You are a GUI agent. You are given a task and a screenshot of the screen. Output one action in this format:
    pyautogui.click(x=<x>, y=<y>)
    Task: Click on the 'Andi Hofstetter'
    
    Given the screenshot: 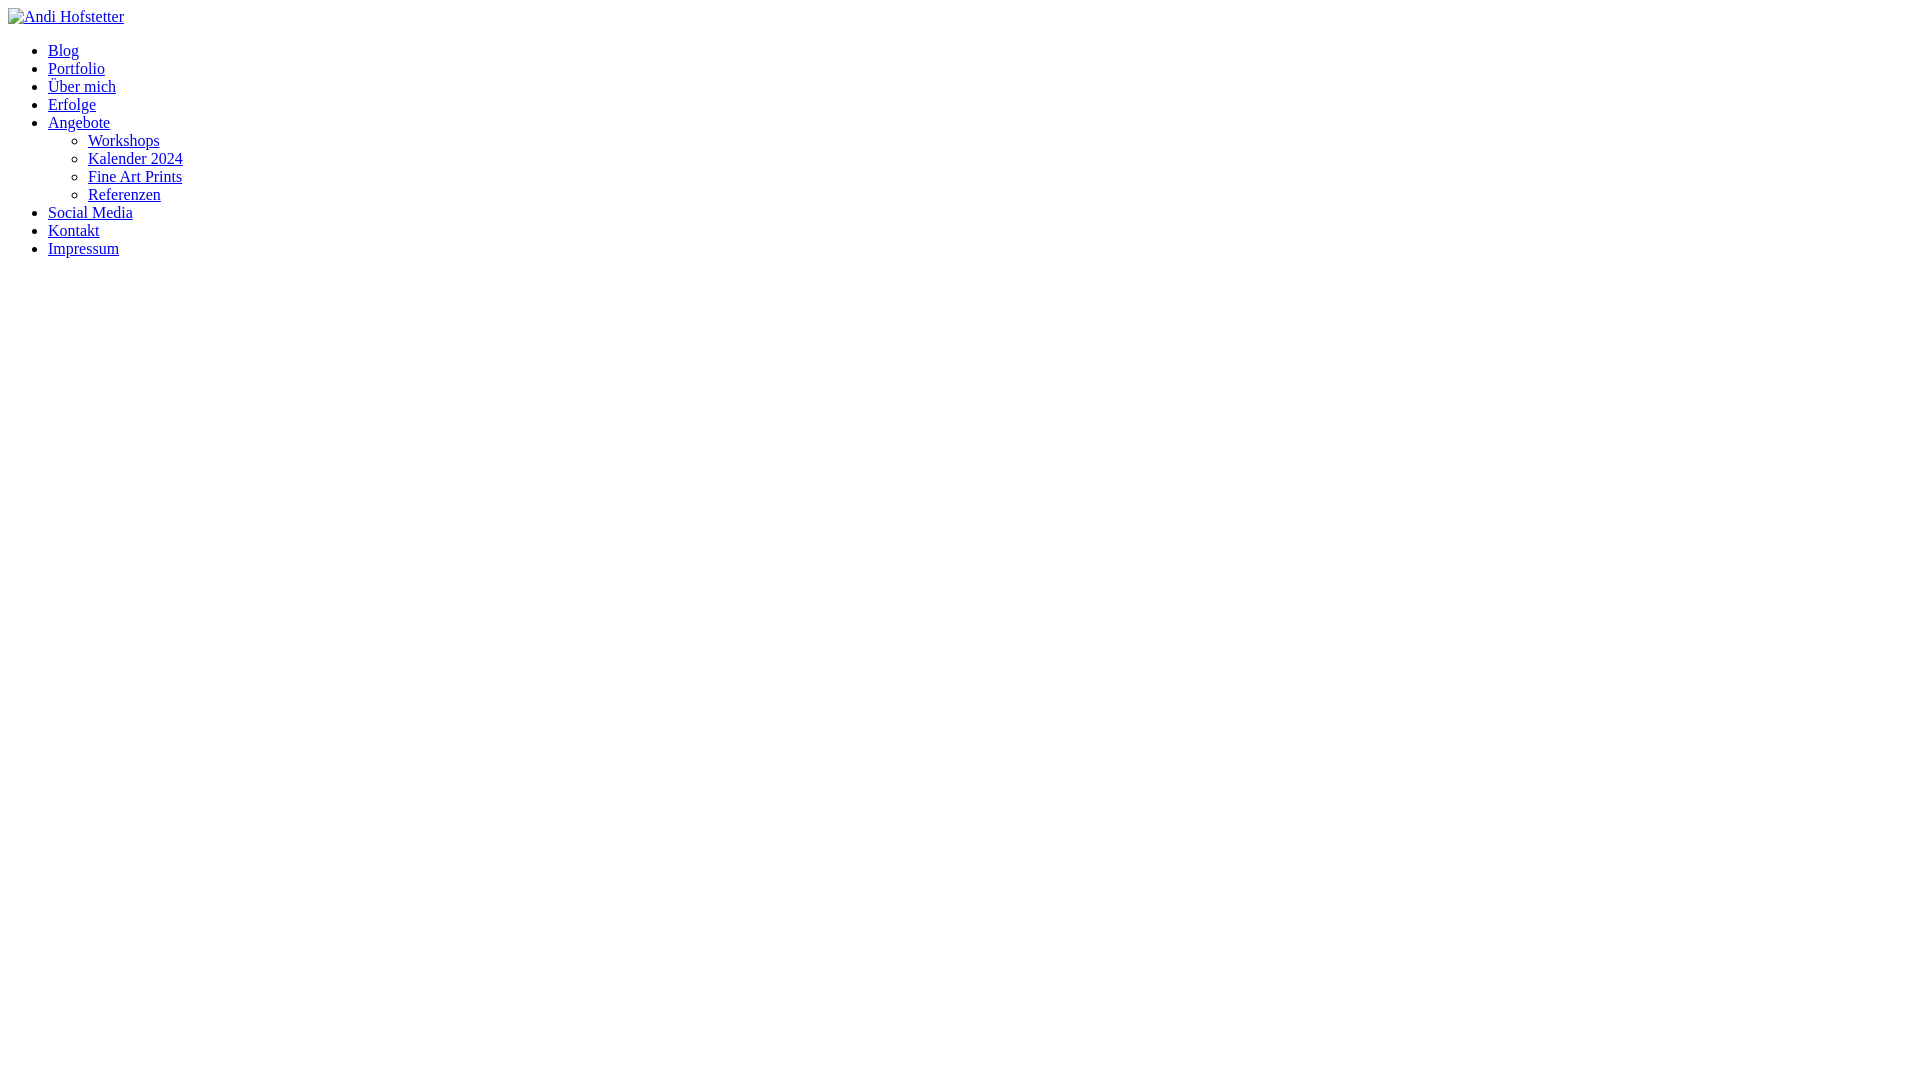 What is the action you would take?
    pyautogui.click(x=66, y=16)
    